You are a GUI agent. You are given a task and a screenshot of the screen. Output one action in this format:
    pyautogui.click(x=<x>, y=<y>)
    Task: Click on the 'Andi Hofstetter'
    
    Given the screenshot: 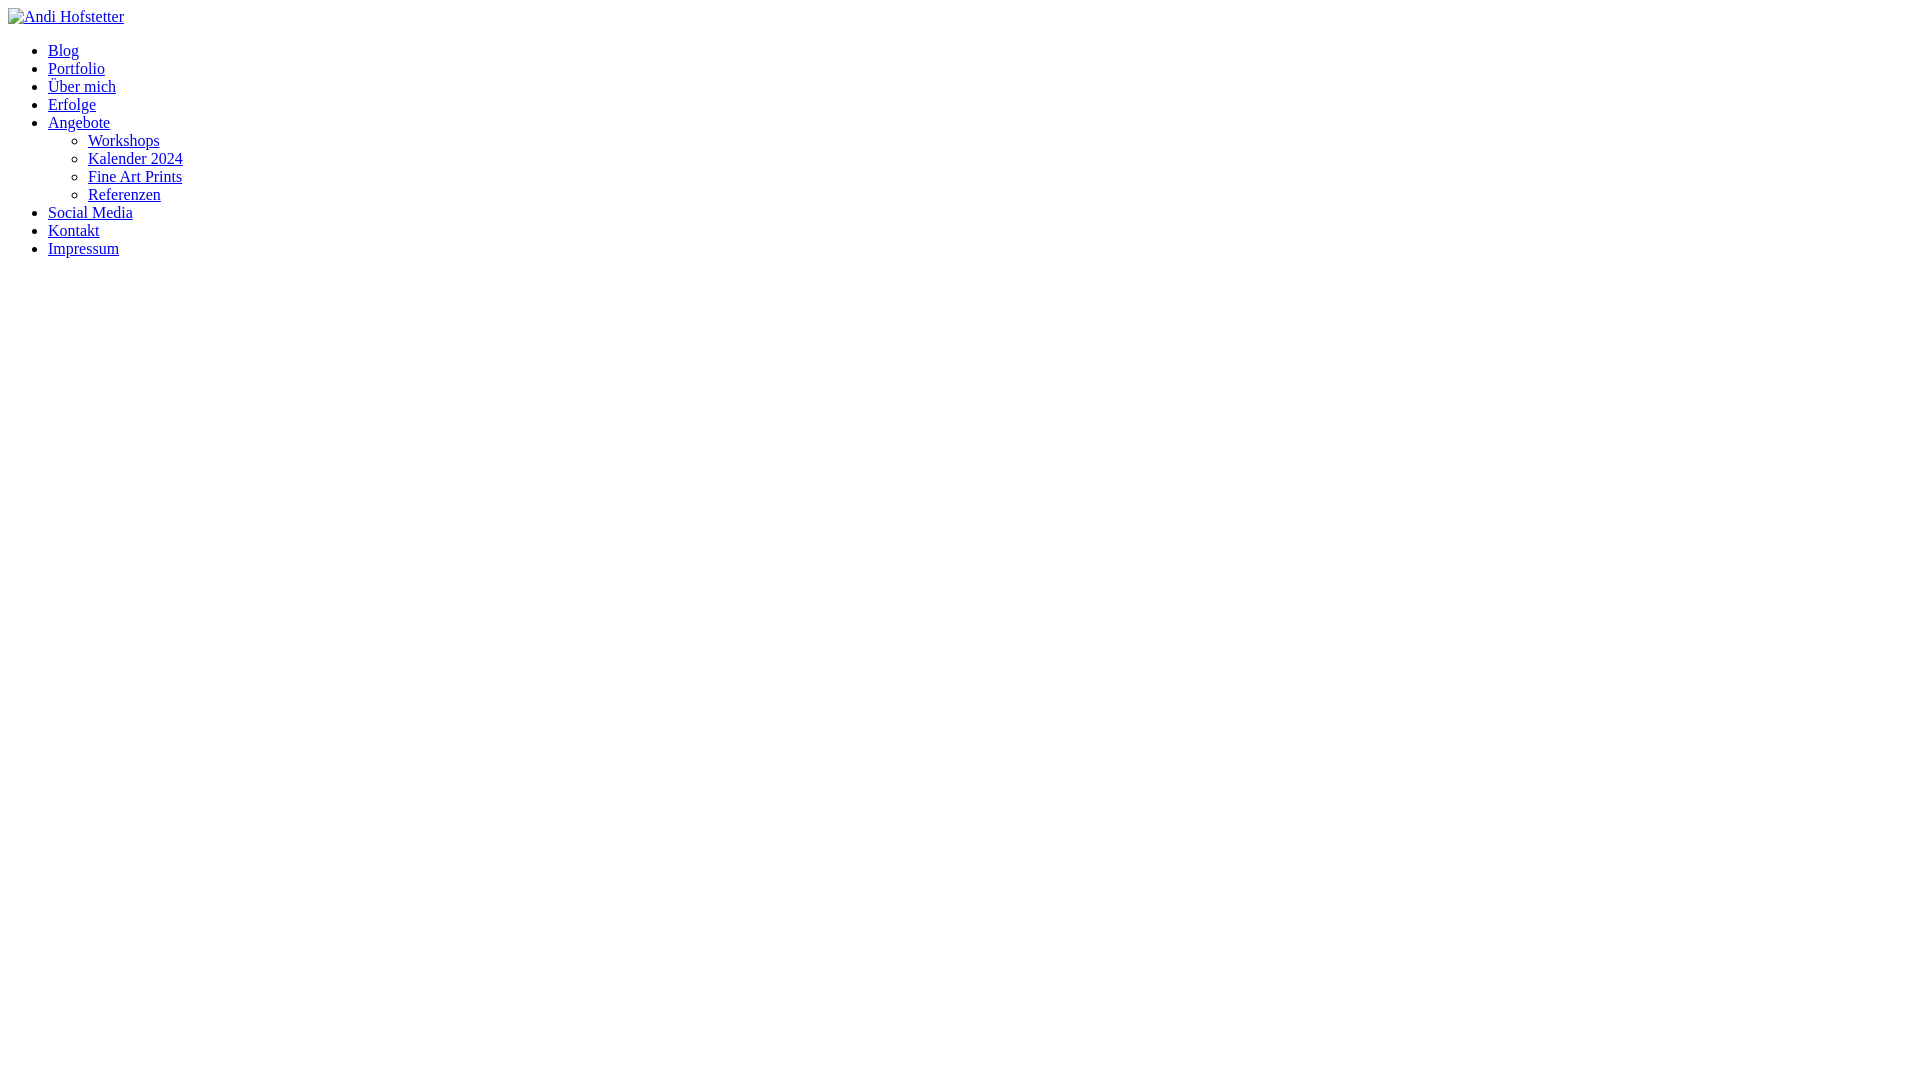 What is the action you would take?
    pyautogui.click(x=66, y=16)
    